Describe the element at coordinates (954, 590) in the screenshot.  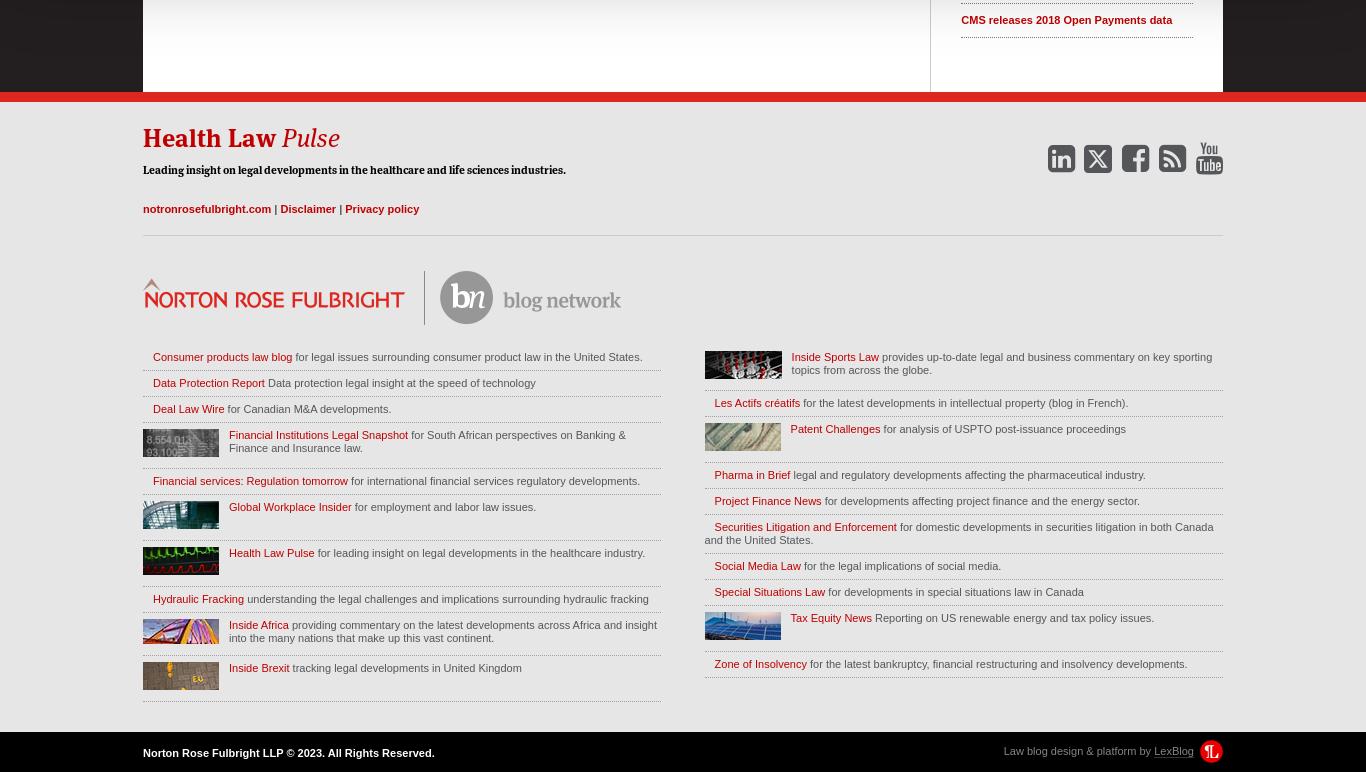
I see `'for developments in special situations law in Canada'` at that location.